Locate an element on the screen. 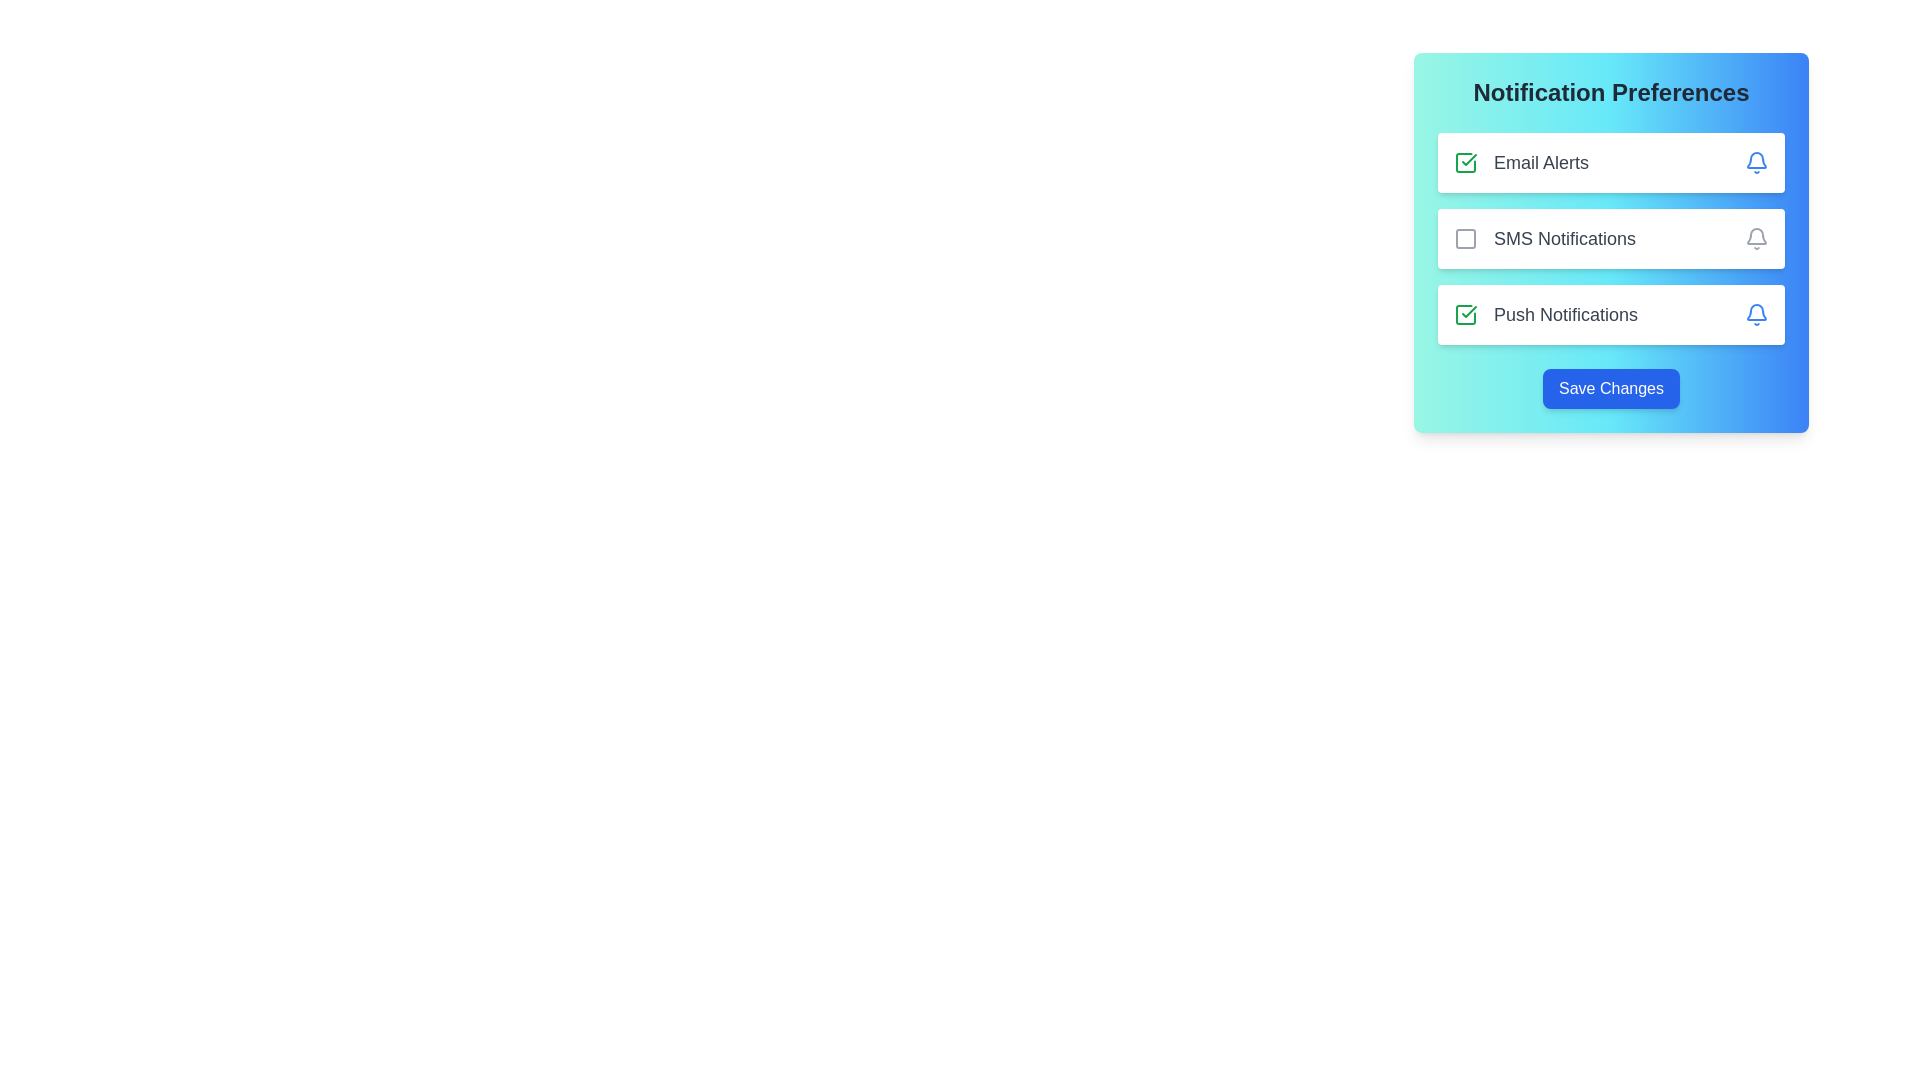  text label 'Push Notifications' which is the third text label in the list of notification preferences, located within a white card with rounded corners is located at coordinates (1564, 315).